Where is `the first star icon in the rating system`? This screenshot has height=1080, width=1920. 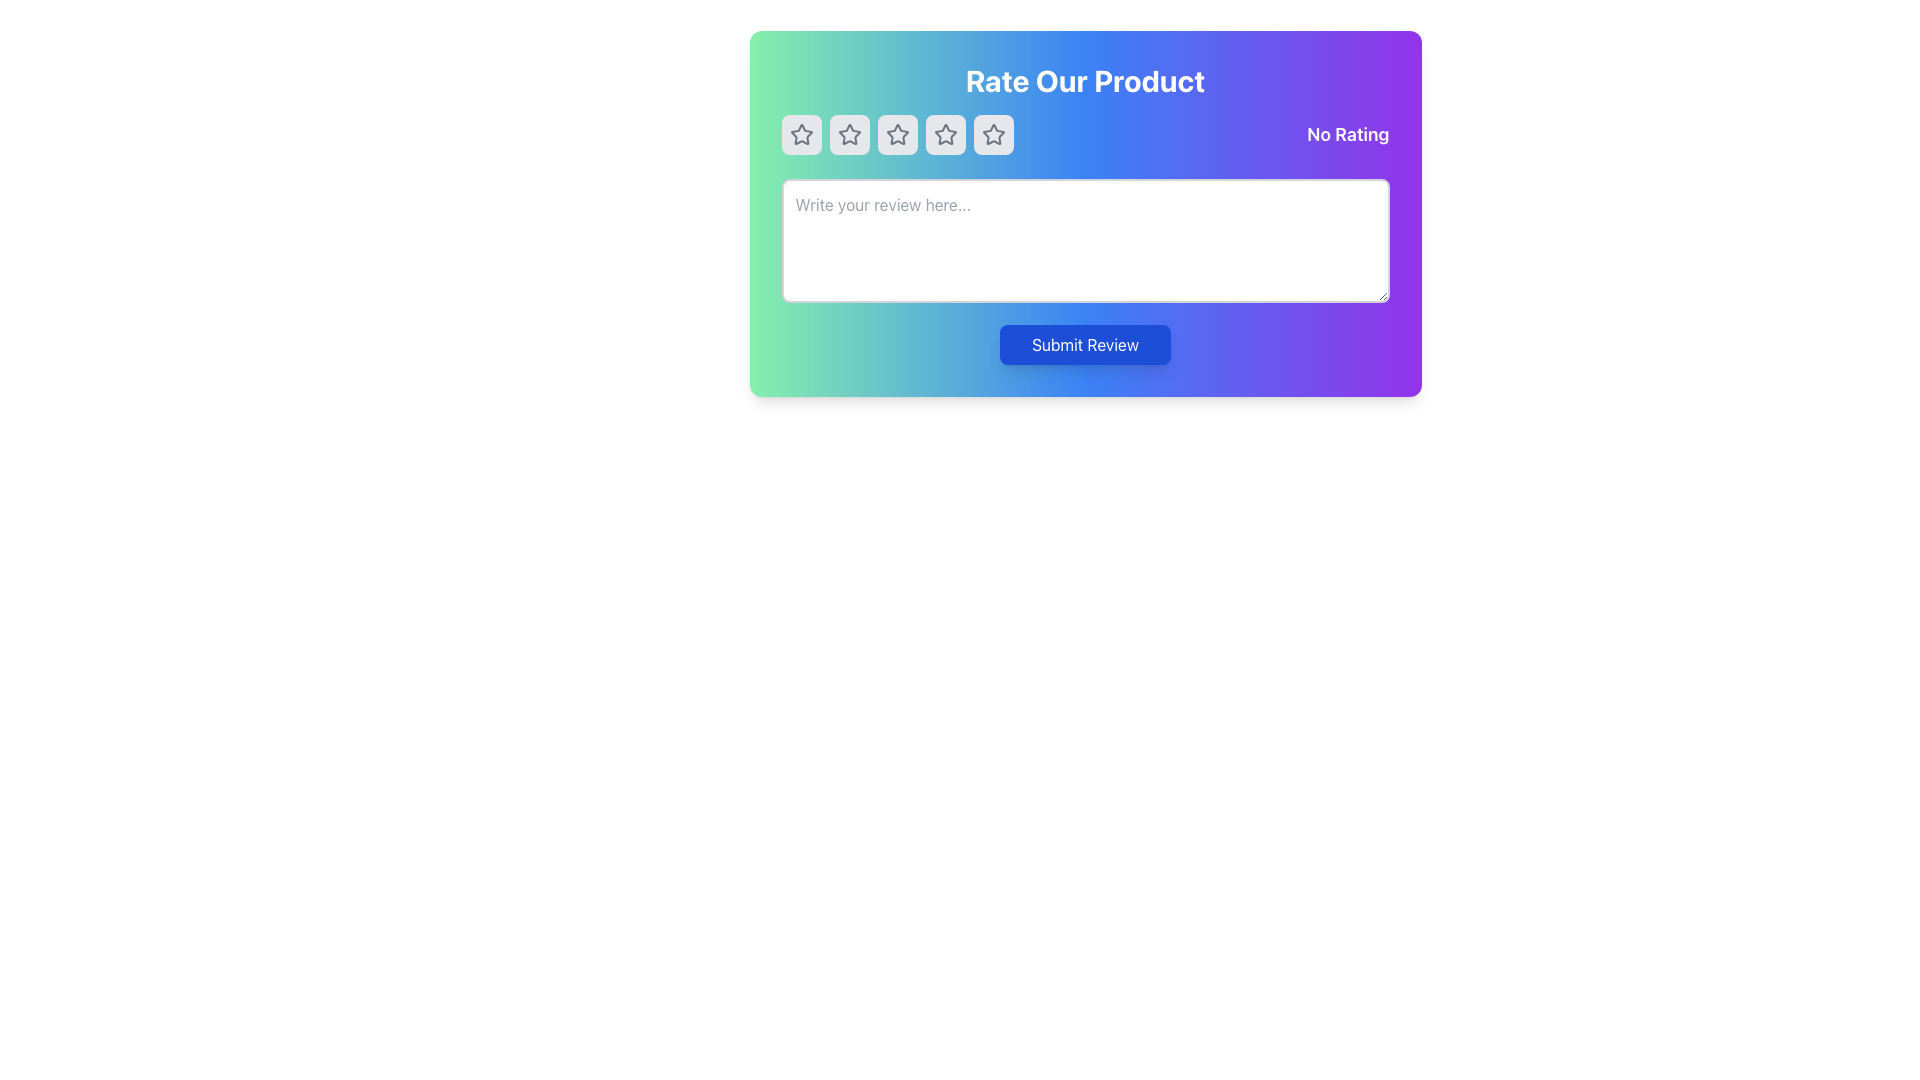 the first star icon in the rating system is located at coordinates (801, 134).